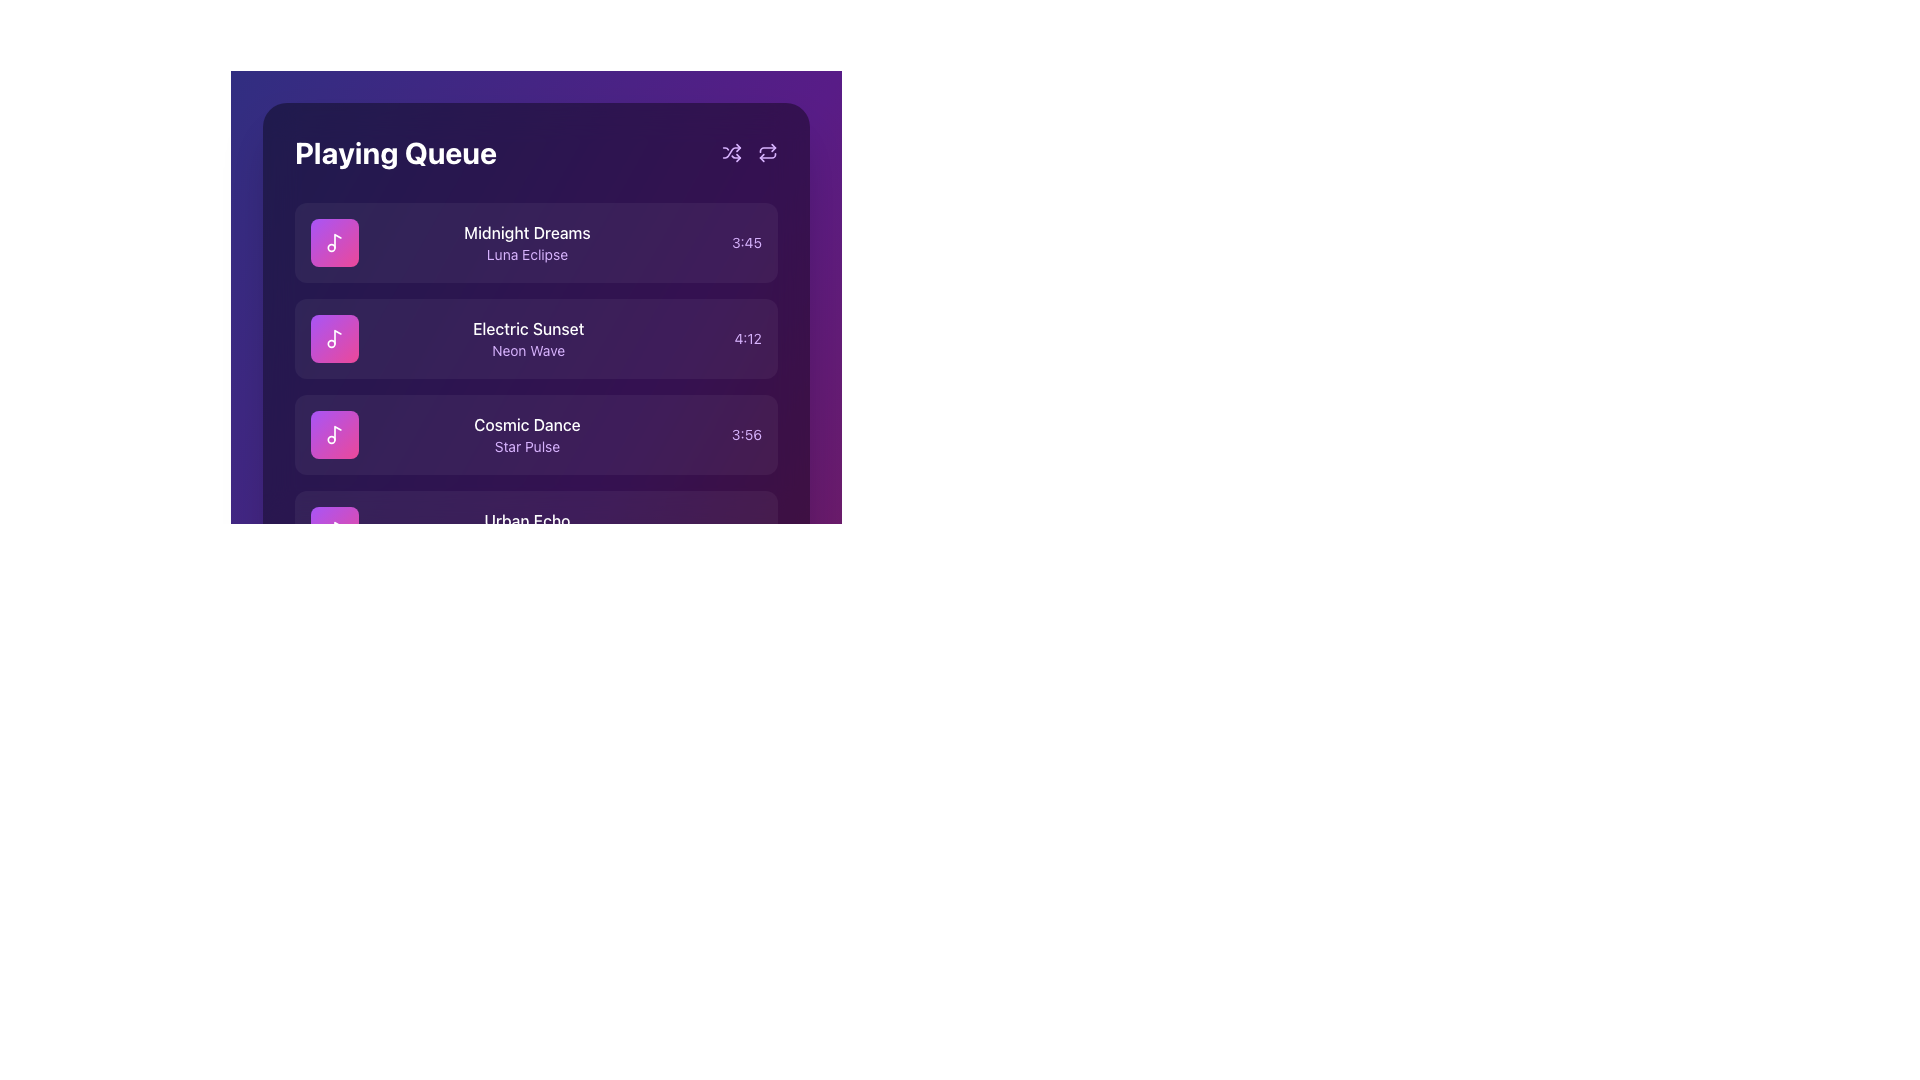  Describe the element at coordinates (747, 338) in the screenshot. I see `the text label displaying the time duration '4:12' aligned with the song title 'Electric Sunset' and artist name 'Neon Wave', located within the second entry of a vertical list` at that location.